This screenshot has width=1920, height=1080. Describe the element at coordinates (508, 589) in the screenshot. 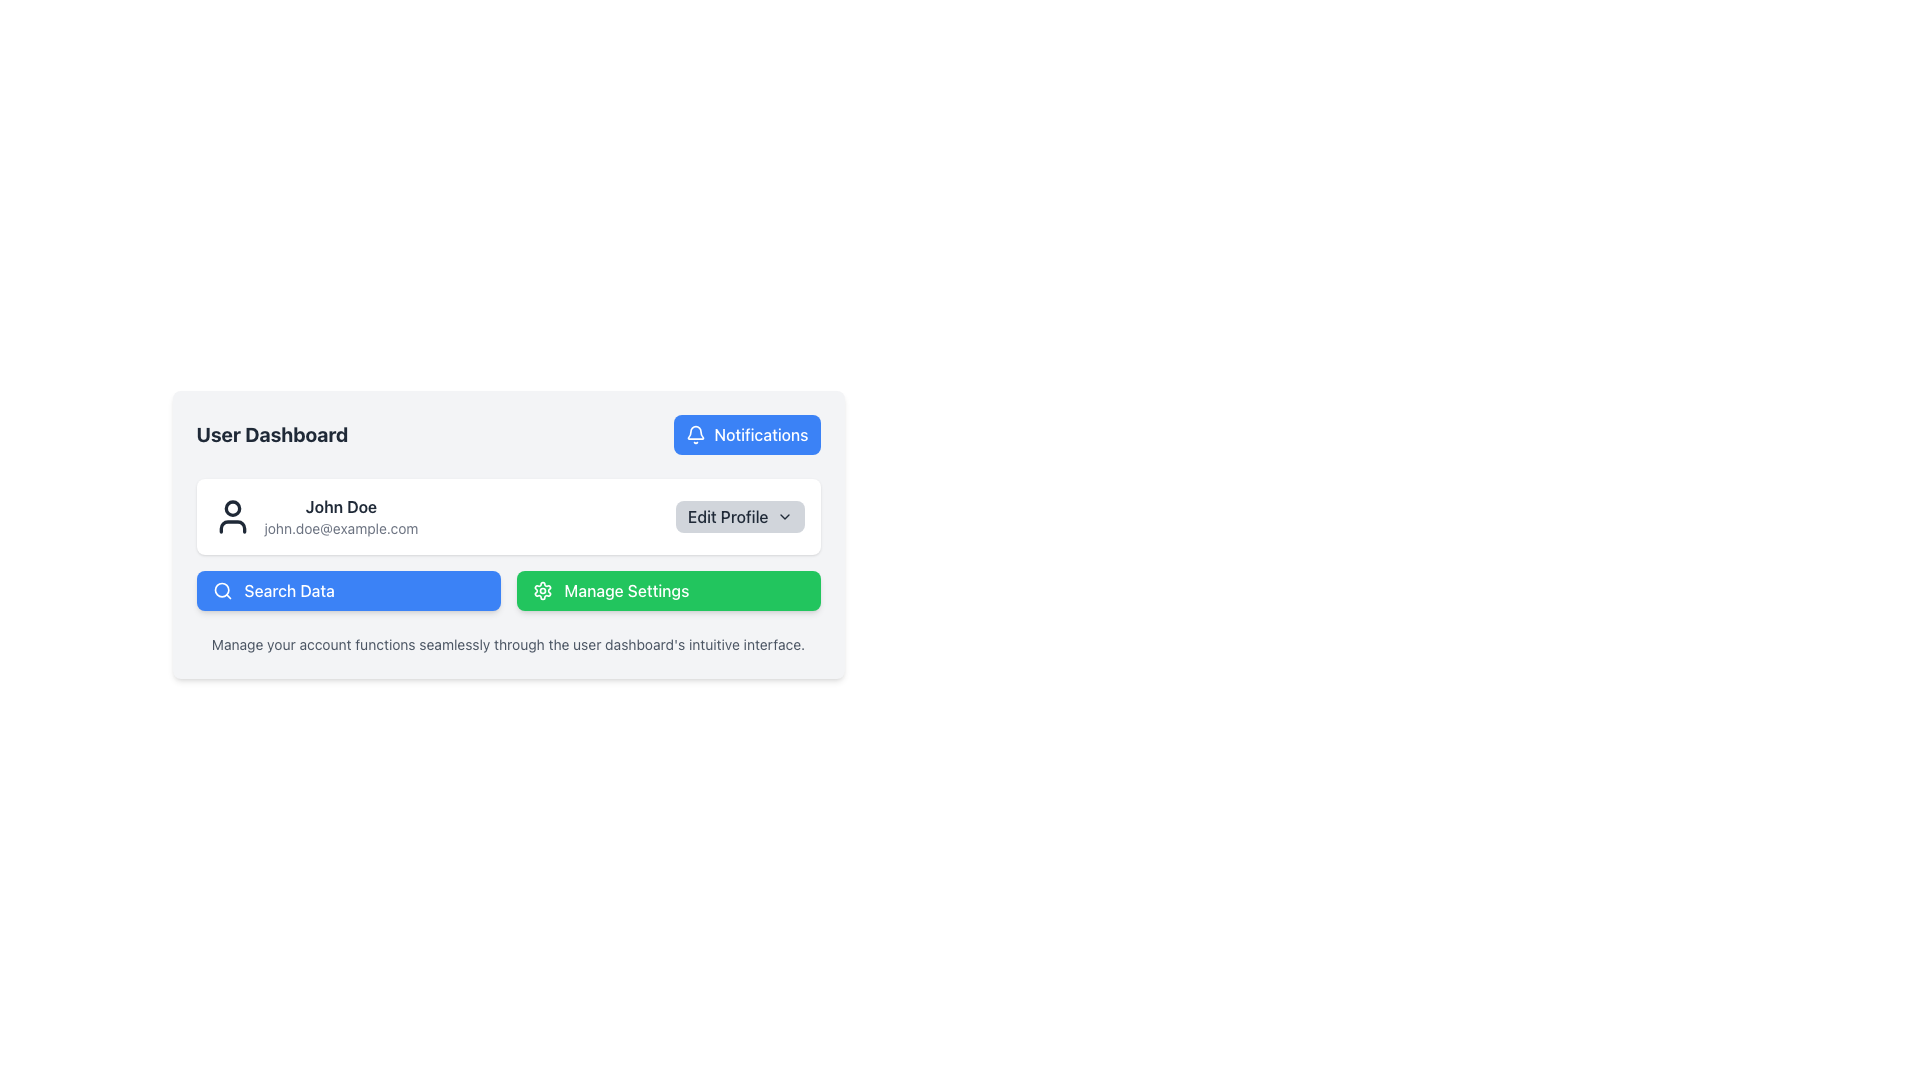

I see `the left button in the grid below the 'John Doe' user information block to initiate the search operation` at that location.